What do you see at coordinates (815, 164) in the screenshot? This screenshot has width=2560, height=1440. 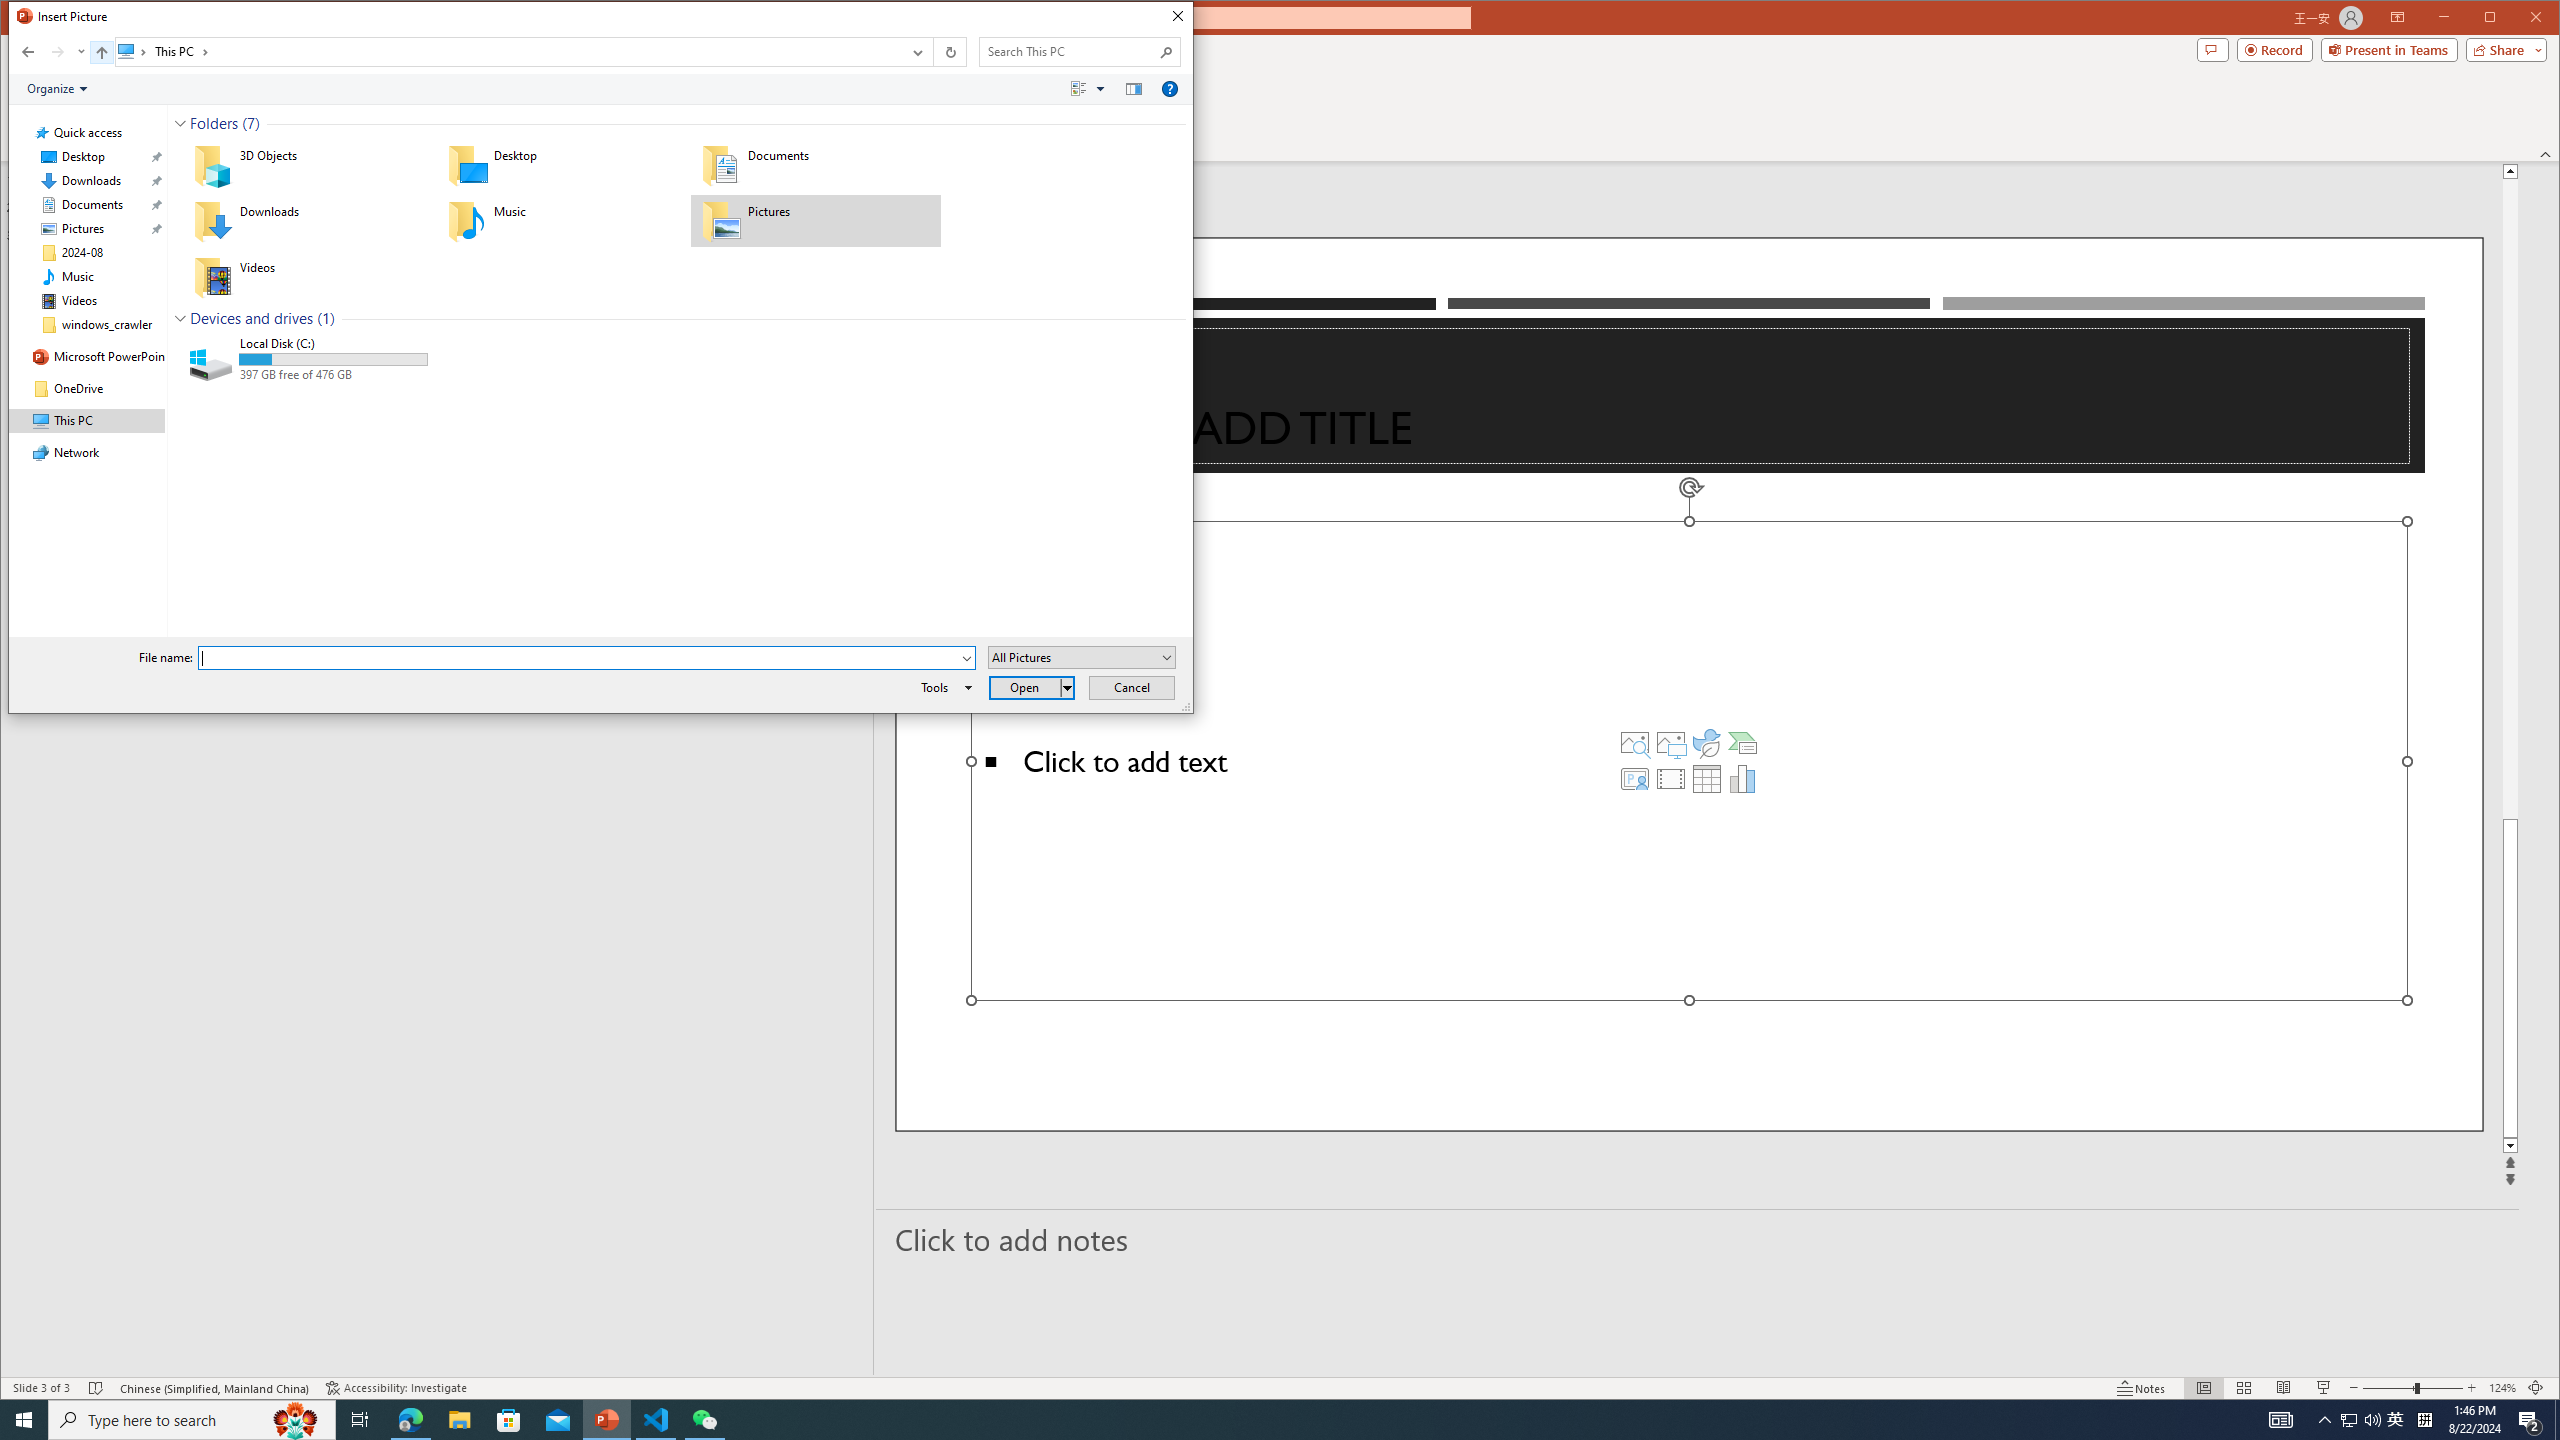 I see `'Documents'` at bounding box center [815, 164].